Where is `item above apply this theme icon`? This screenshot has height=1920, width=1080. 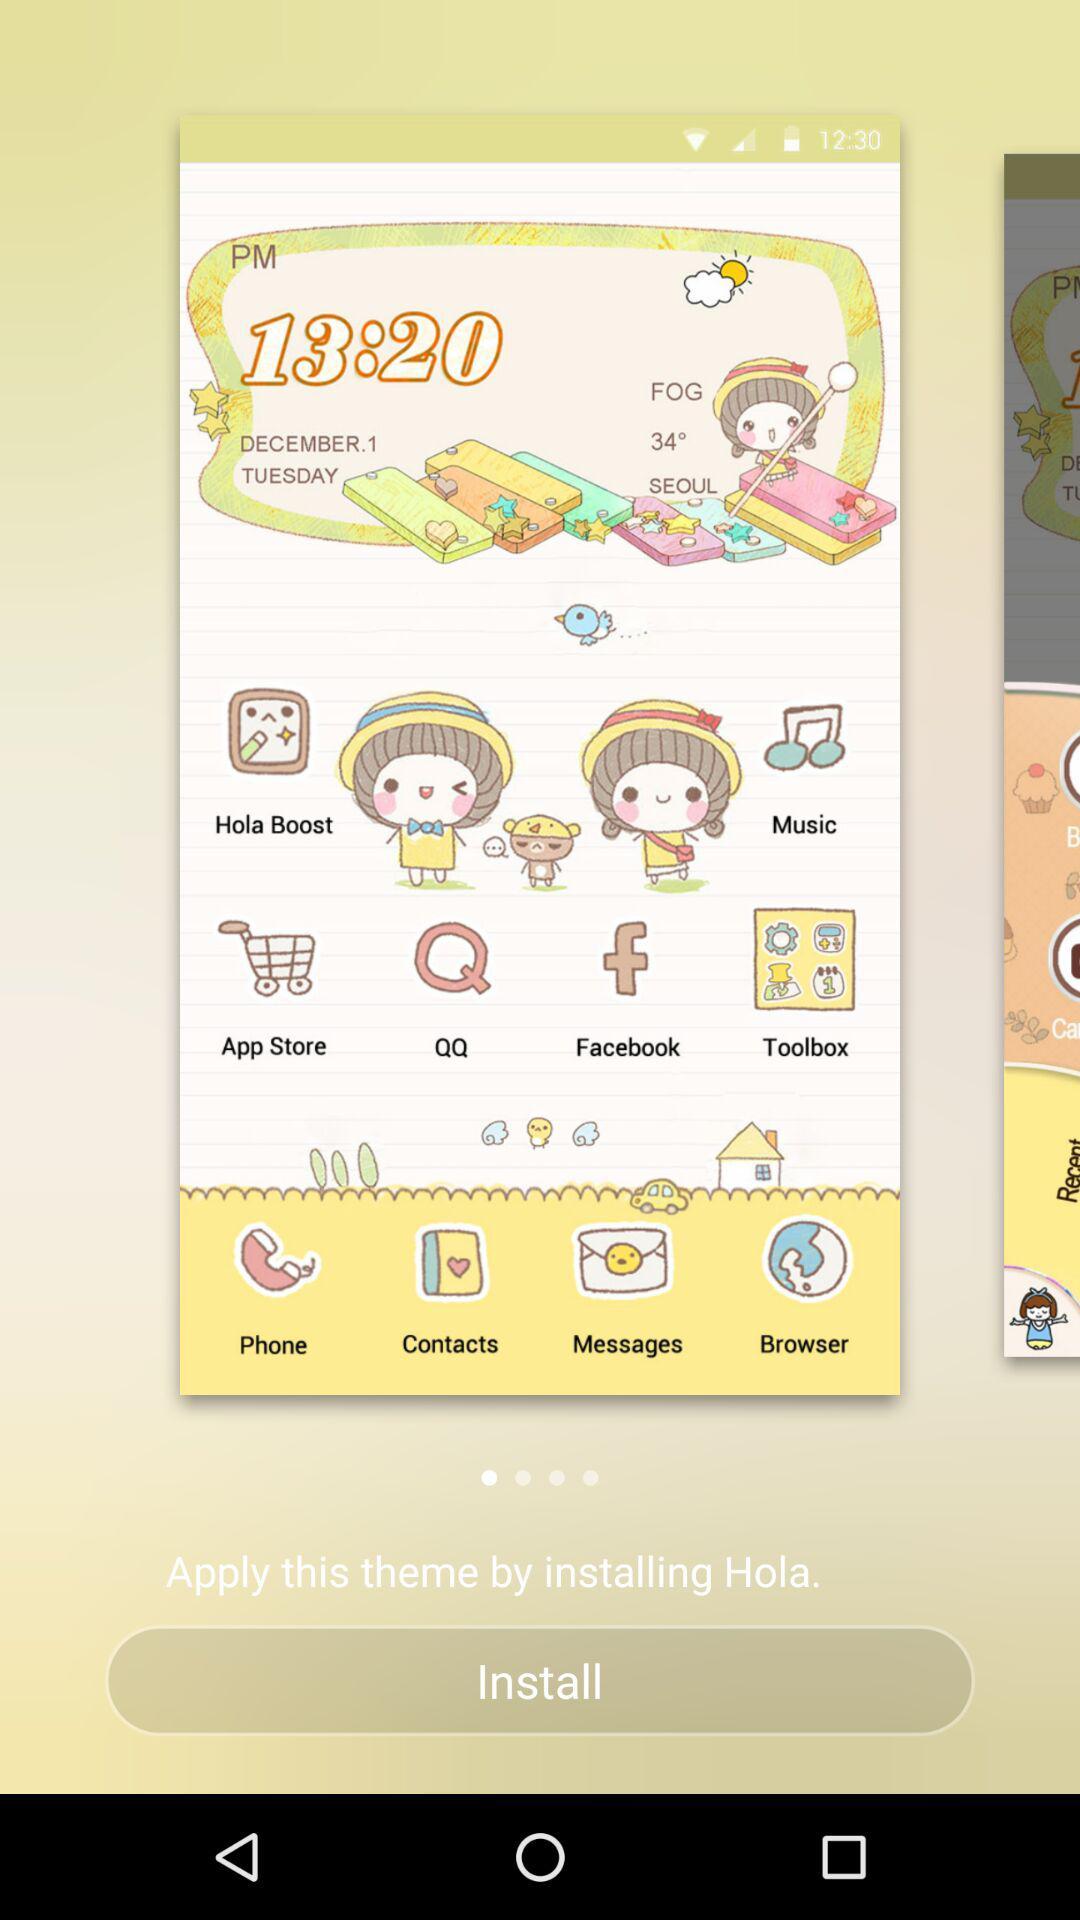 item above apply this theme icon is located at coordinates (489, 1477).